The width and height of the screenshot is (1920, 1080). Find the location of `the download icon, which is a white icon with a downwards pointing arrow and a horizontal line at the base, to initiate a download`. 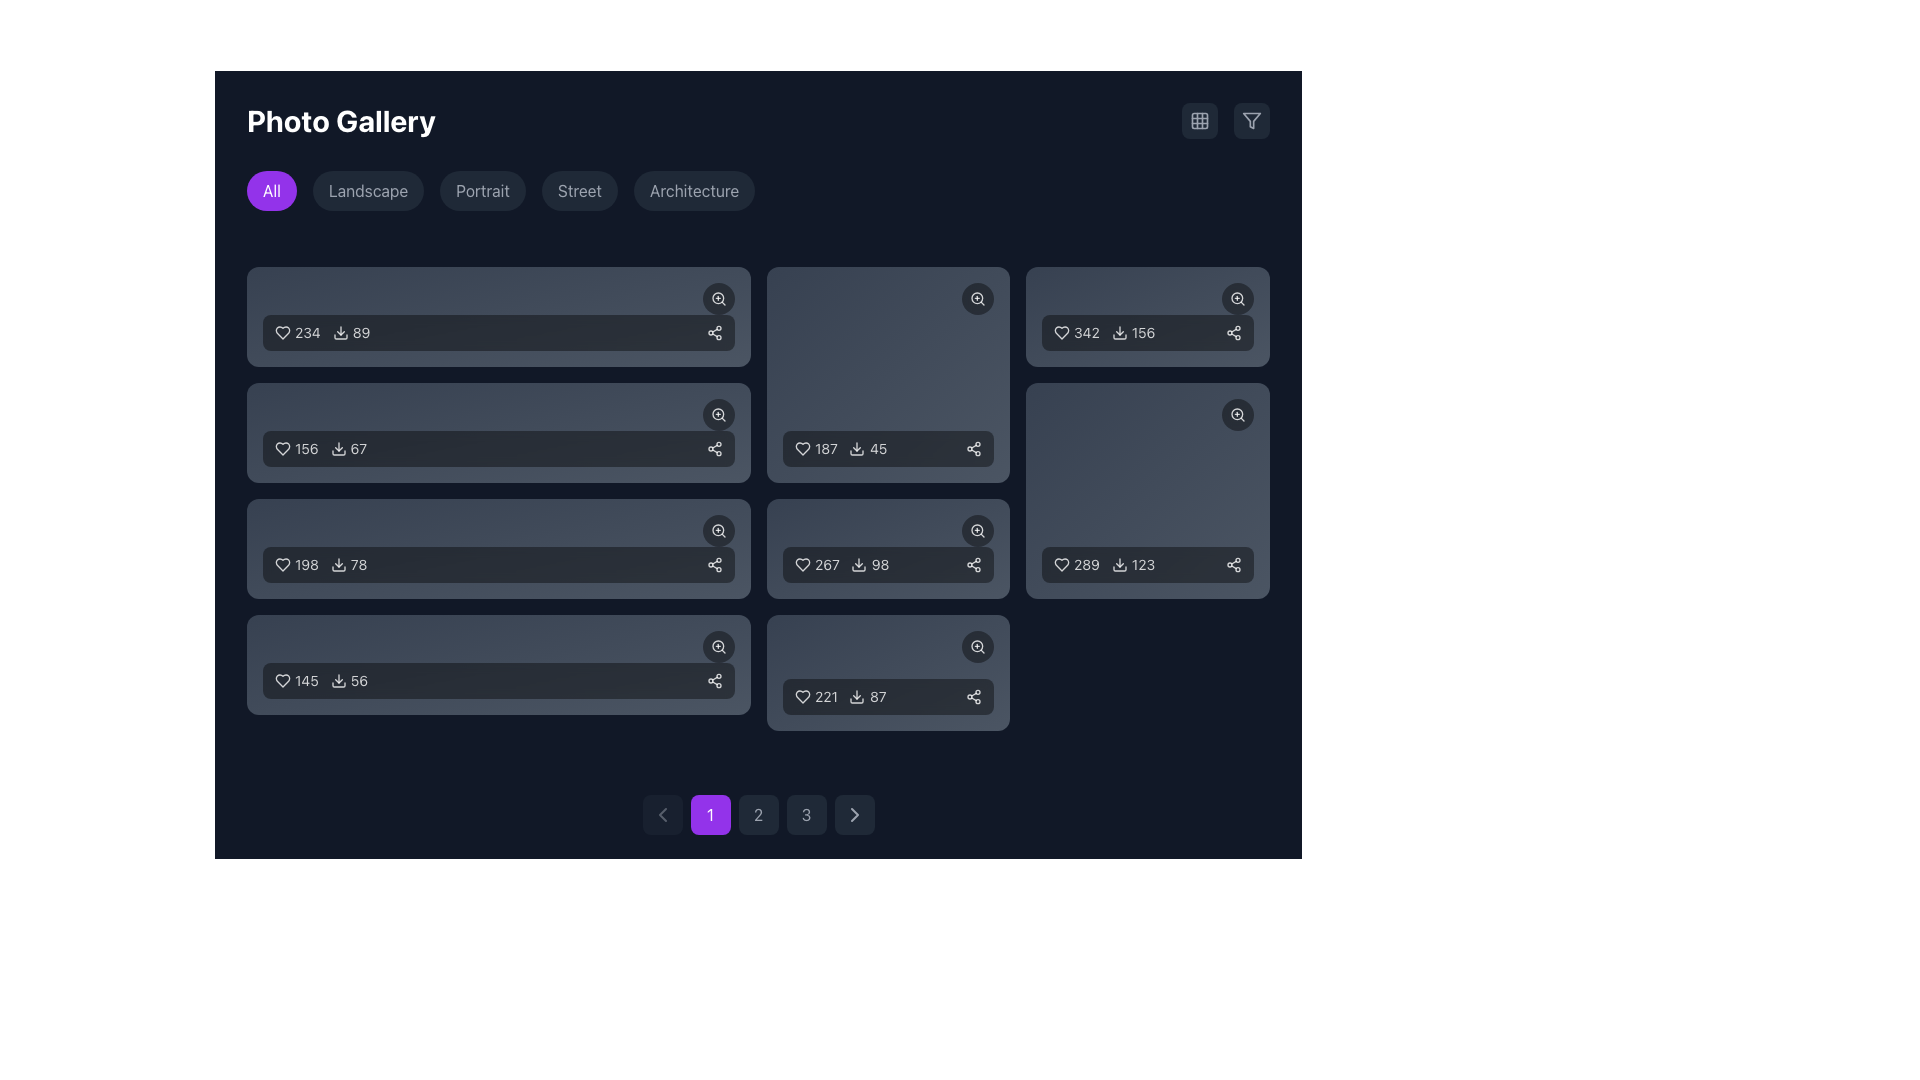

the download icon, which is a white icon with a downwards pointing arrow and a horizontal line at the base, to initiate a download is located at coordinates (1120, 331).